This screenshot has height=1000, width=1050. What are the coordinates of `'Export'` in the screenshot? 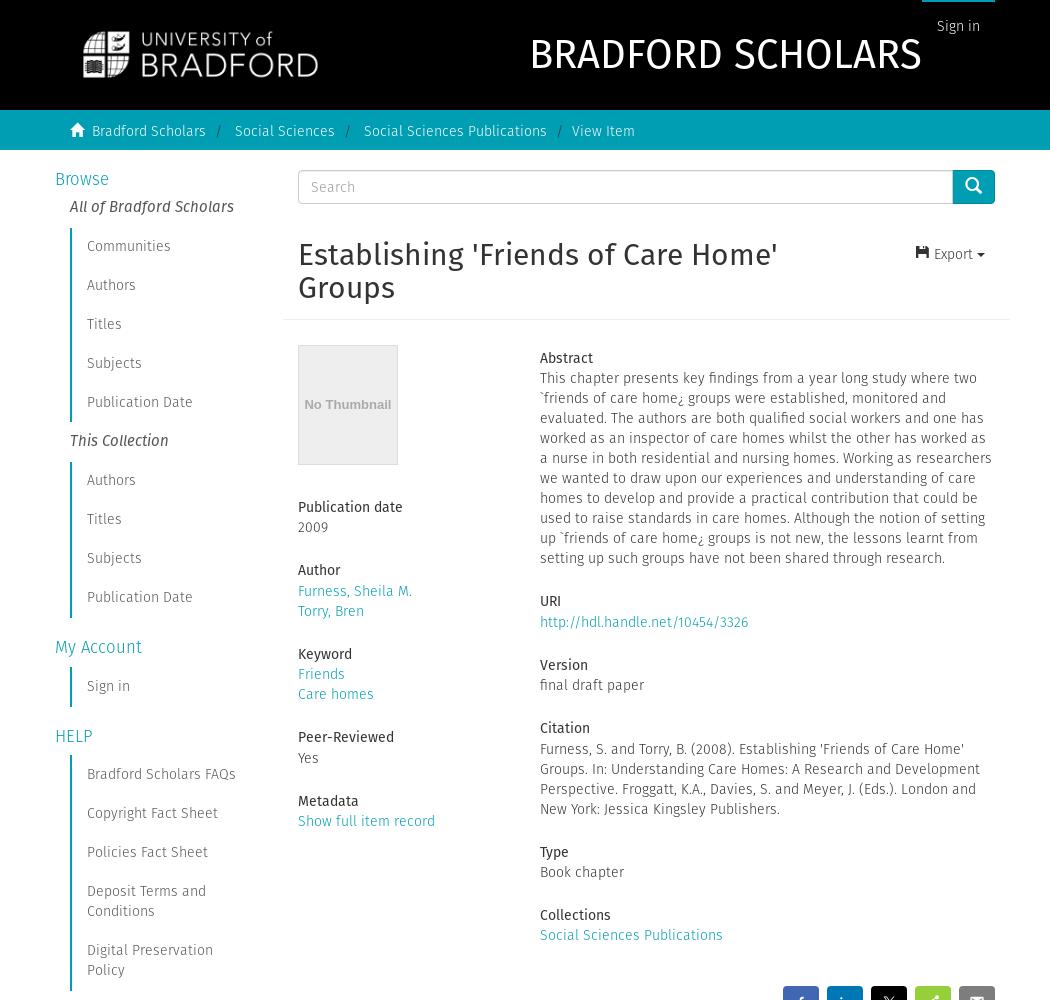 It's located at (951, 254).